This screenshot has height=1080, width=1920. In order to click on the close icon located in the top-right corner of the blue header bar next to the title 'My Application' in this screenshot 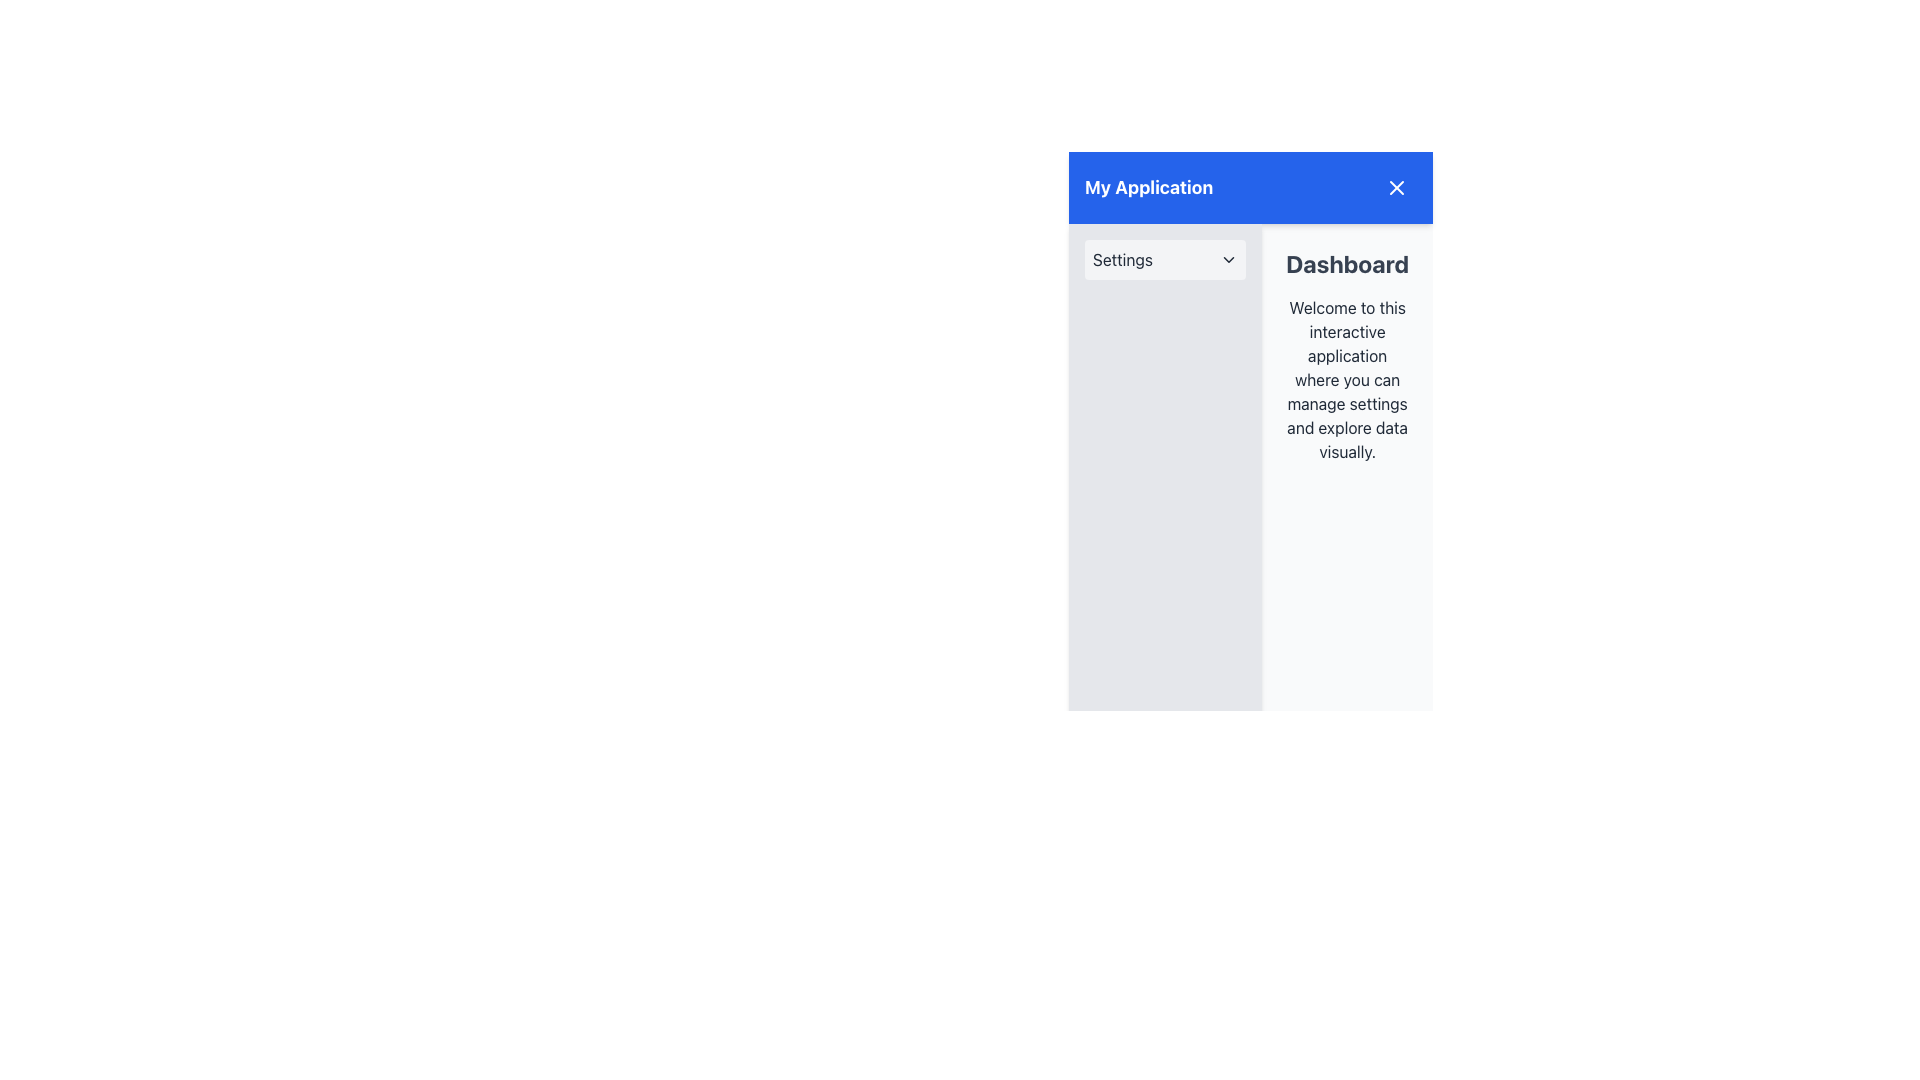, I will do `click(1395, 188)`.